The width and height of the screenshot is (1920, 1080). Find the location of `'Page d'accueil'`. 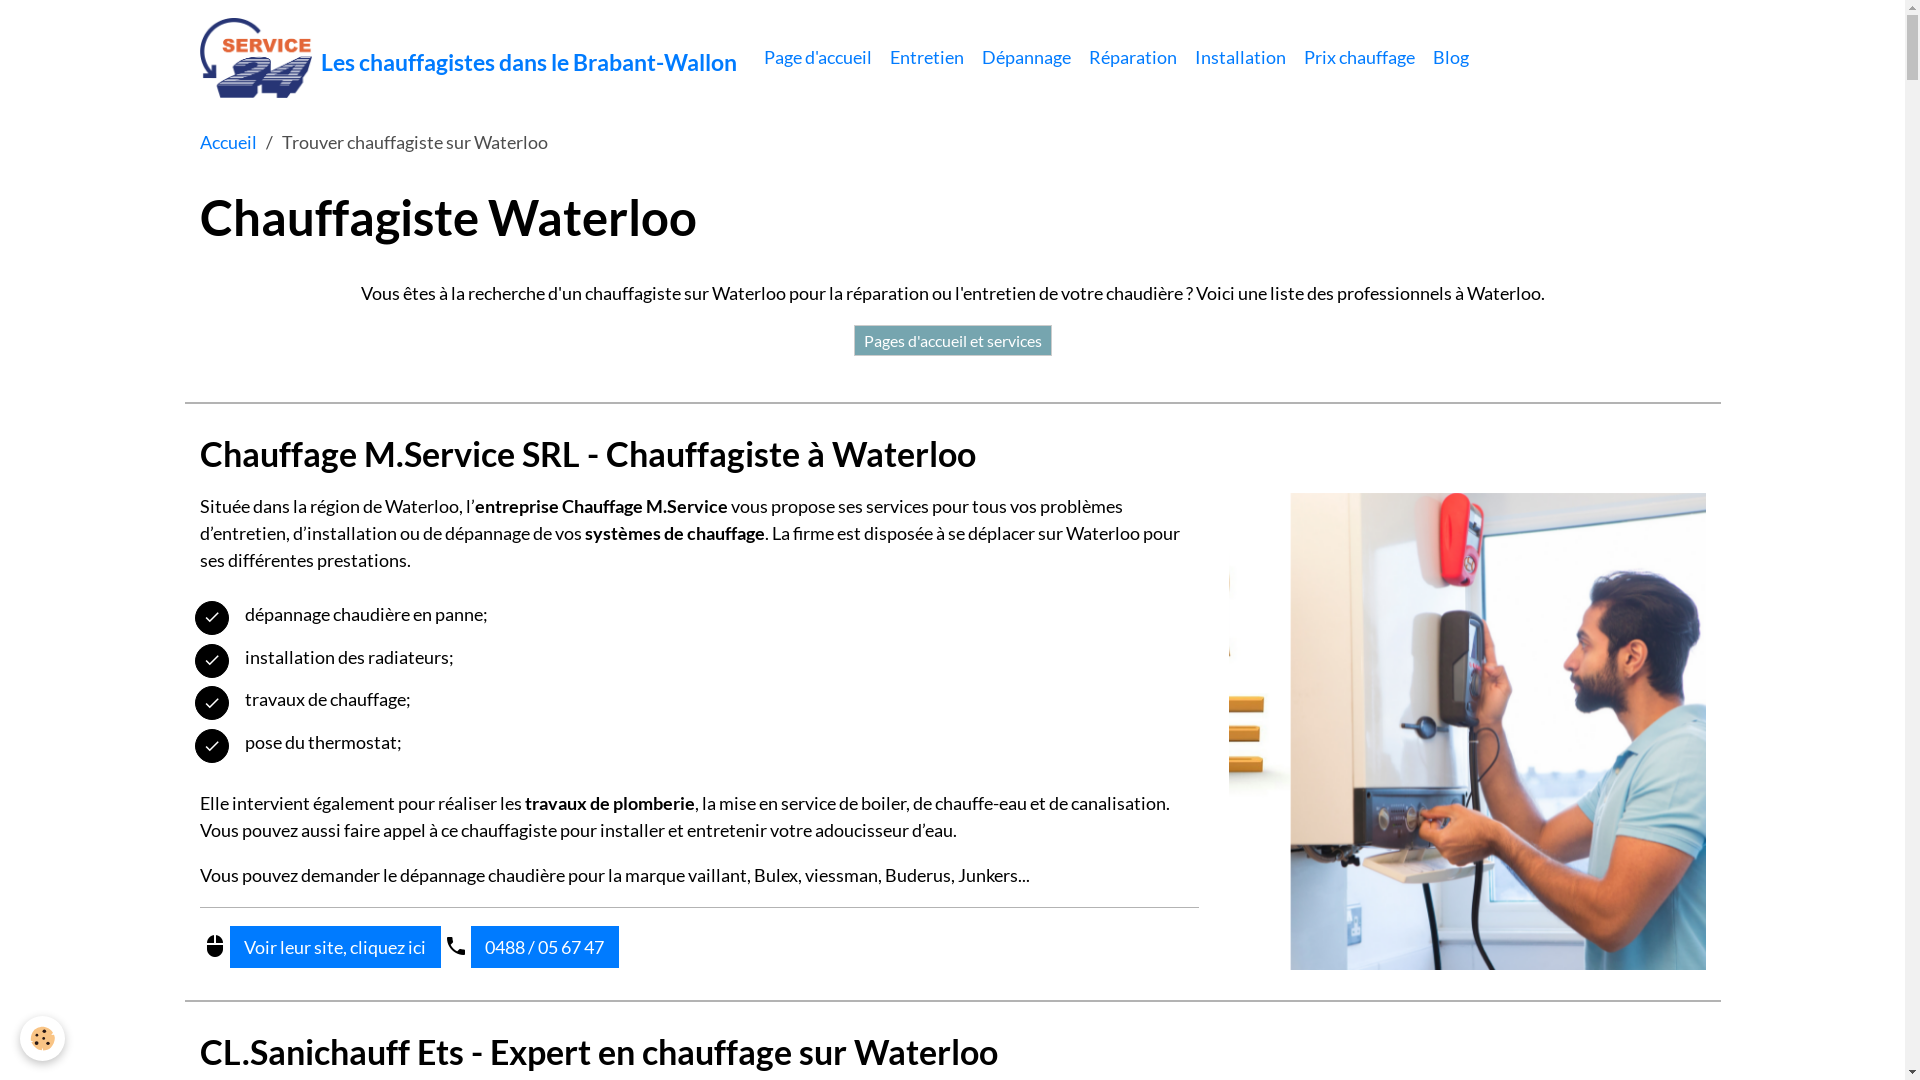

'Page d'accueil' is located at coordinates (817, 56).